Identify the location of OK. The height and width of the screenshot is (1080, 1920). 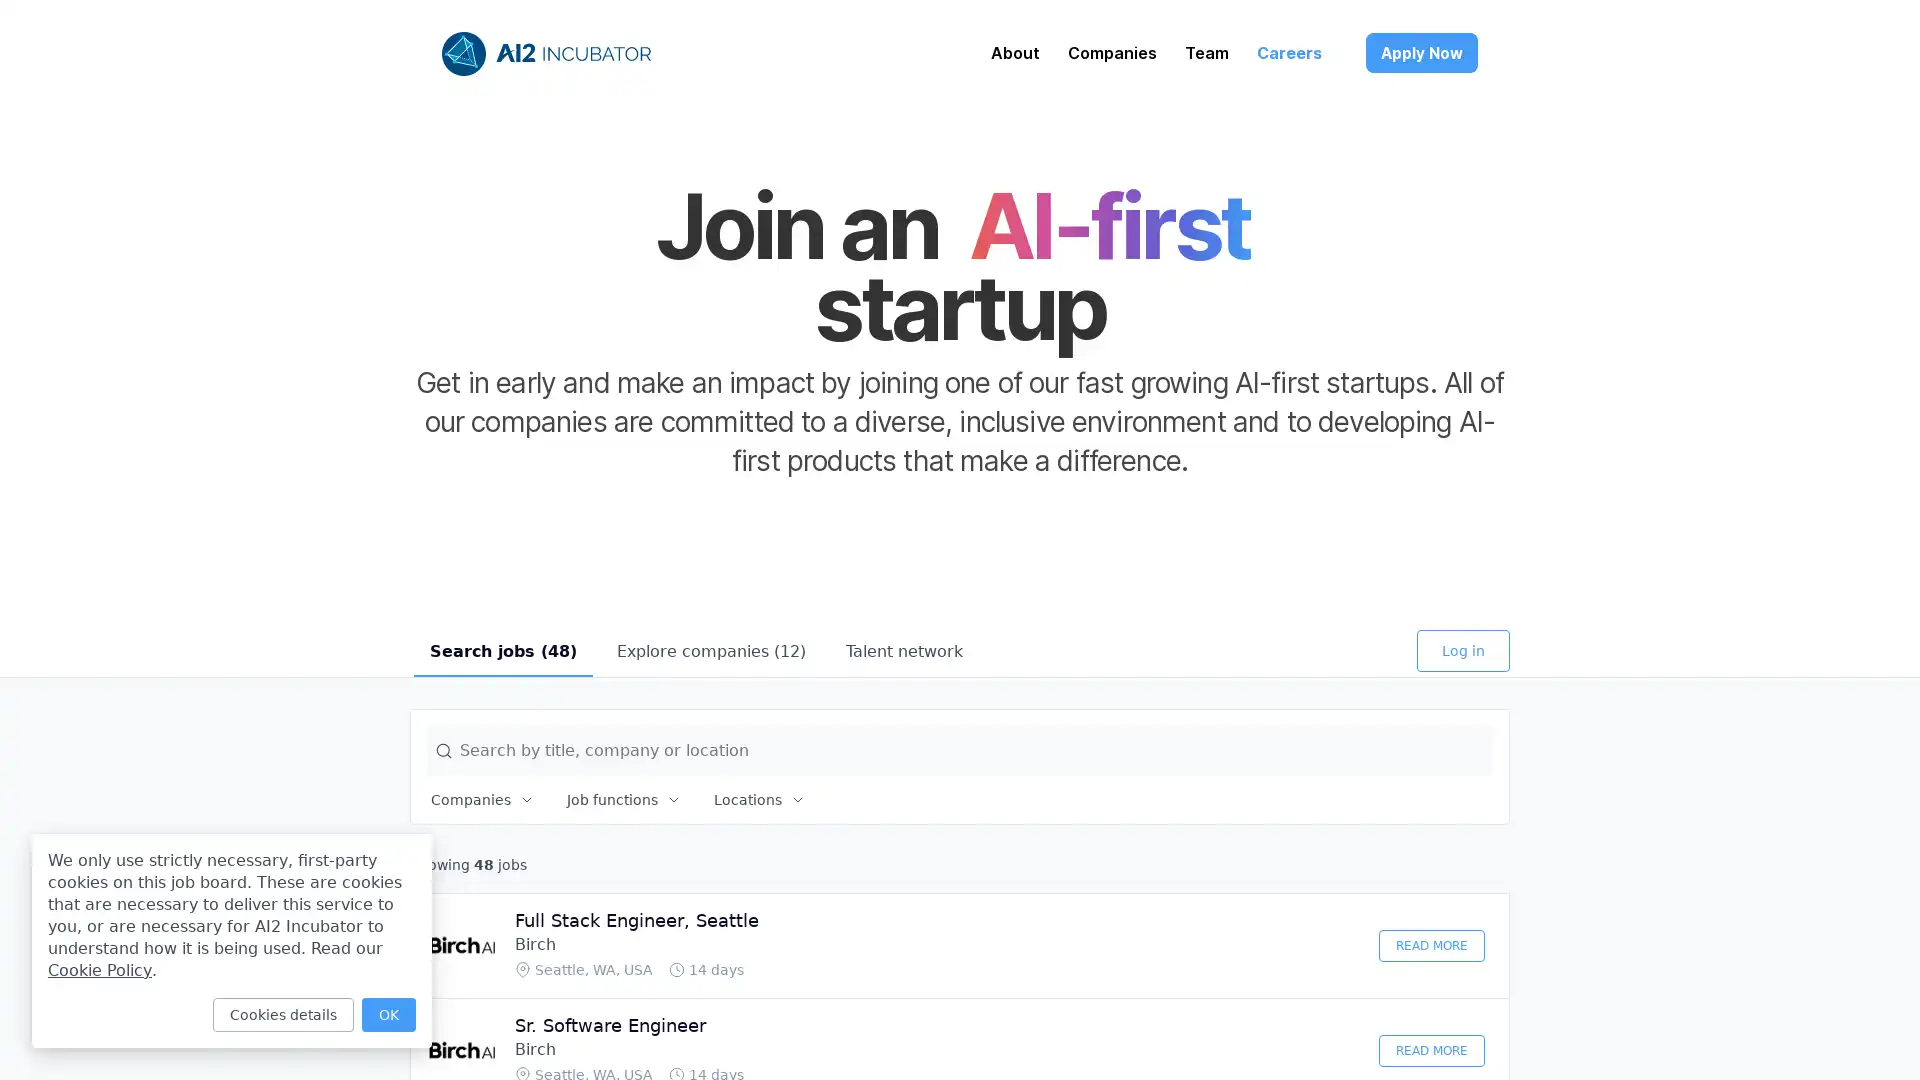
(388, 1014).